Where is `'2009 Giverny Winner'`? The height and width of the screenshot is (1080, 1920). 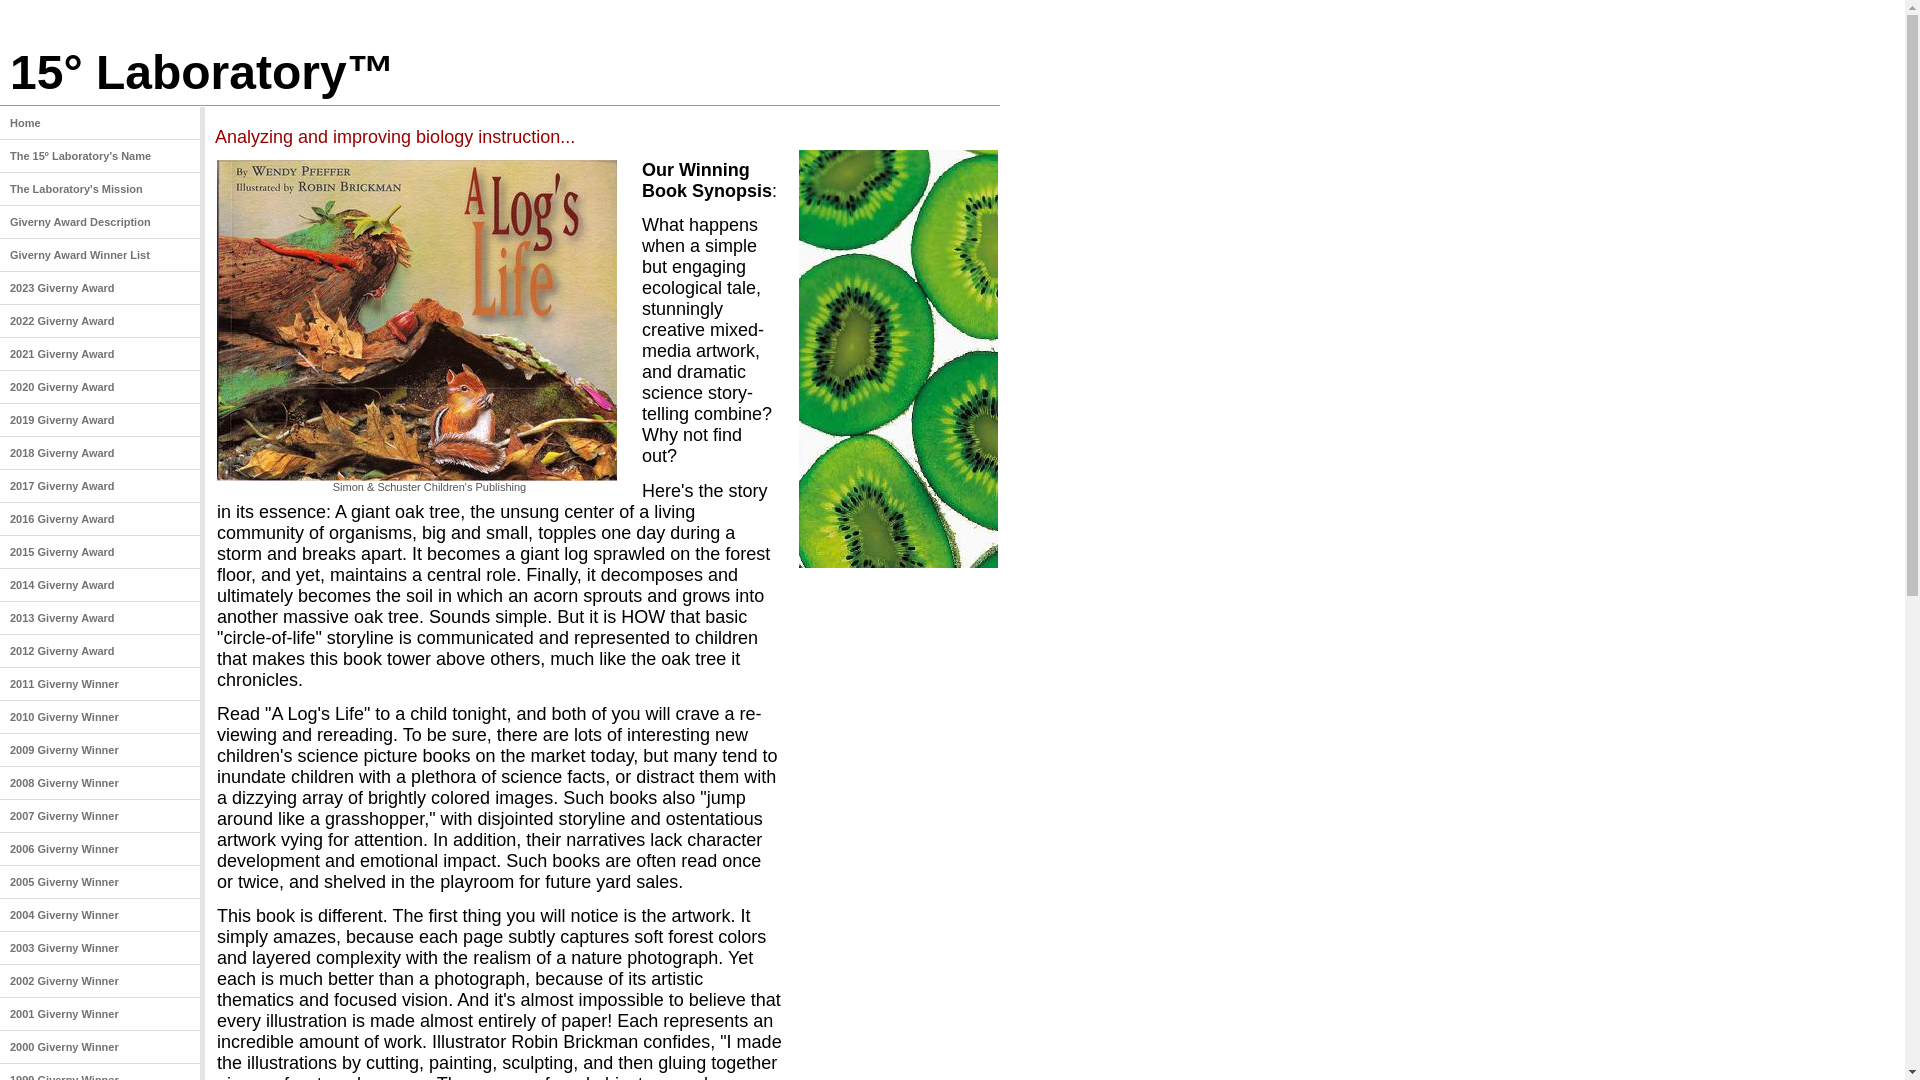
'2009 Giverny Winner' is located at coordinates (99, 750).